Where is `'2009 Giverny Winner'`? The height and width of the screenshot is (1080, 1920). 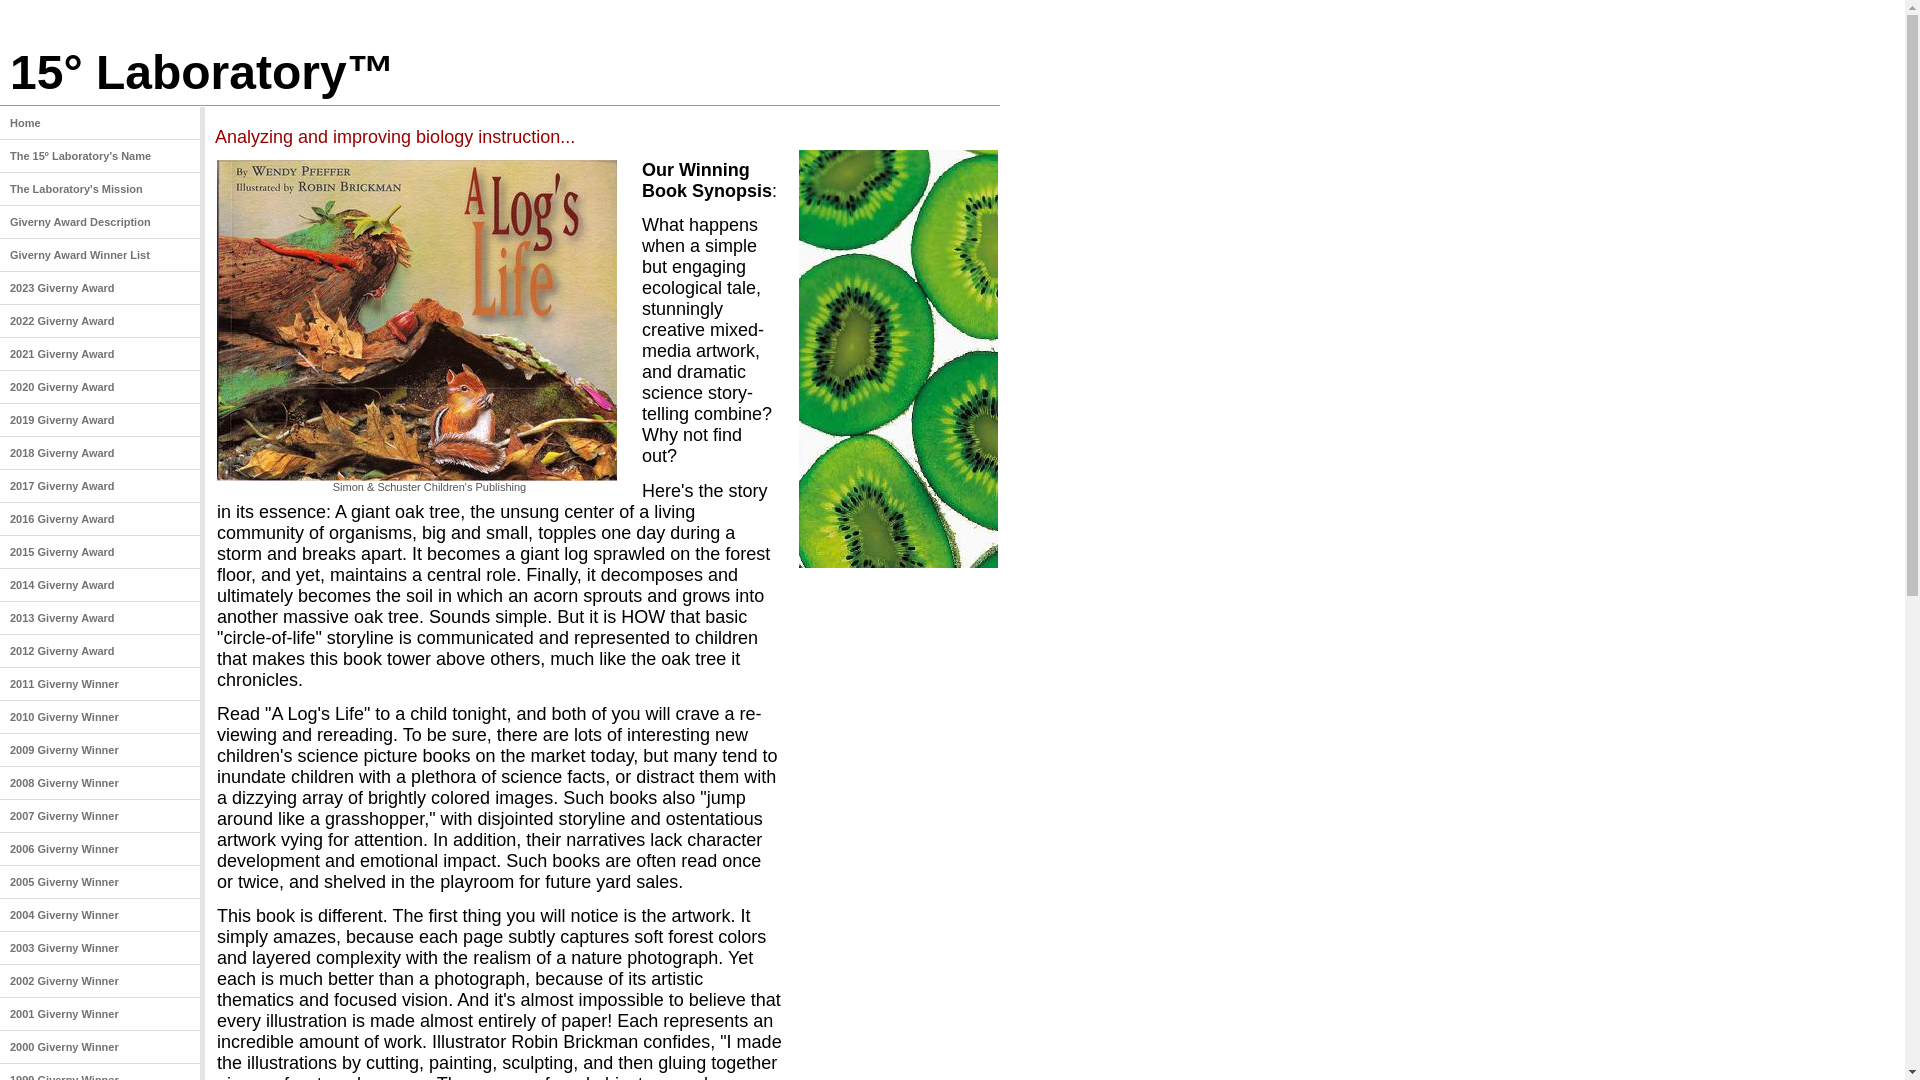
'2009 Giverny Winner' is located at coordinates (99, 750).